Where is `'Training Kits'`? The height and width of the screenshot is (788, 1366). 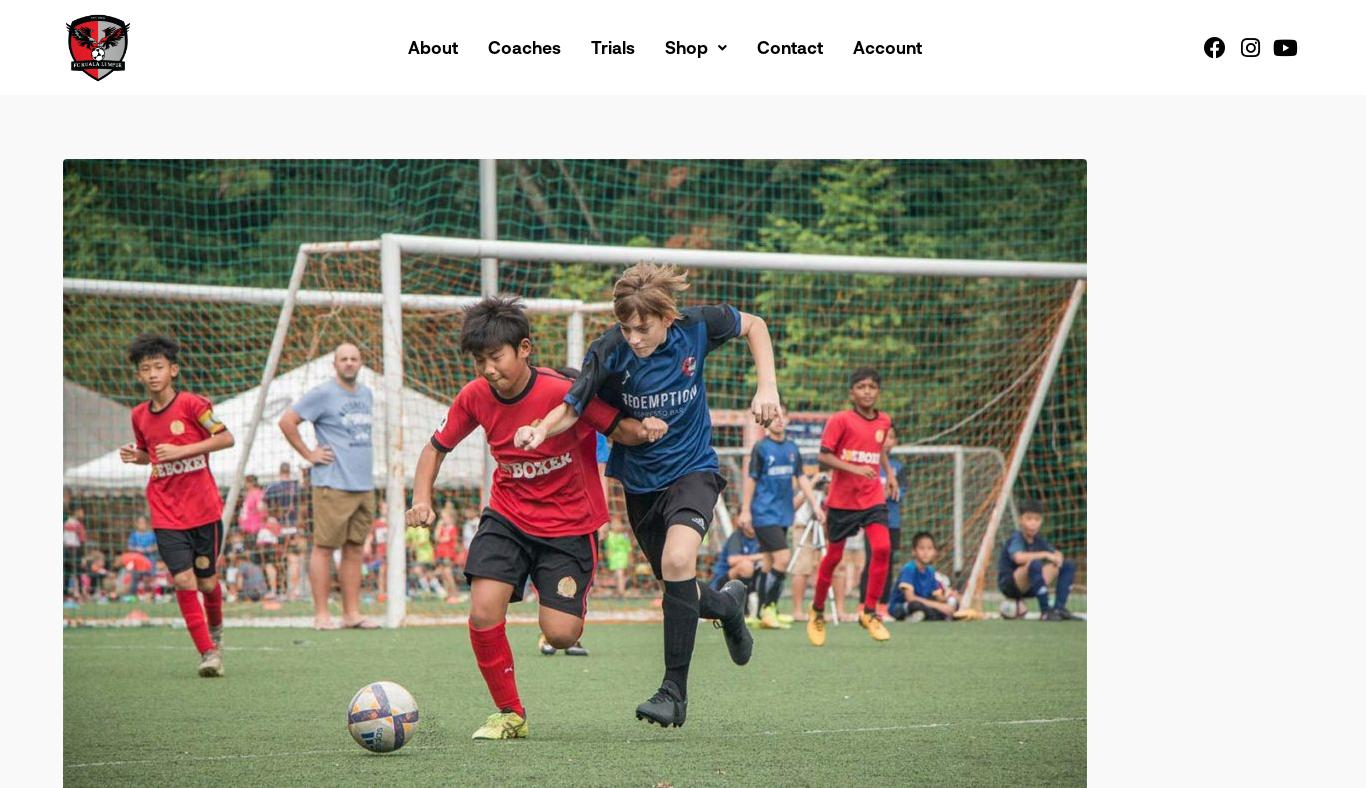 'Training Kits' is located at coordinates (735, 141).